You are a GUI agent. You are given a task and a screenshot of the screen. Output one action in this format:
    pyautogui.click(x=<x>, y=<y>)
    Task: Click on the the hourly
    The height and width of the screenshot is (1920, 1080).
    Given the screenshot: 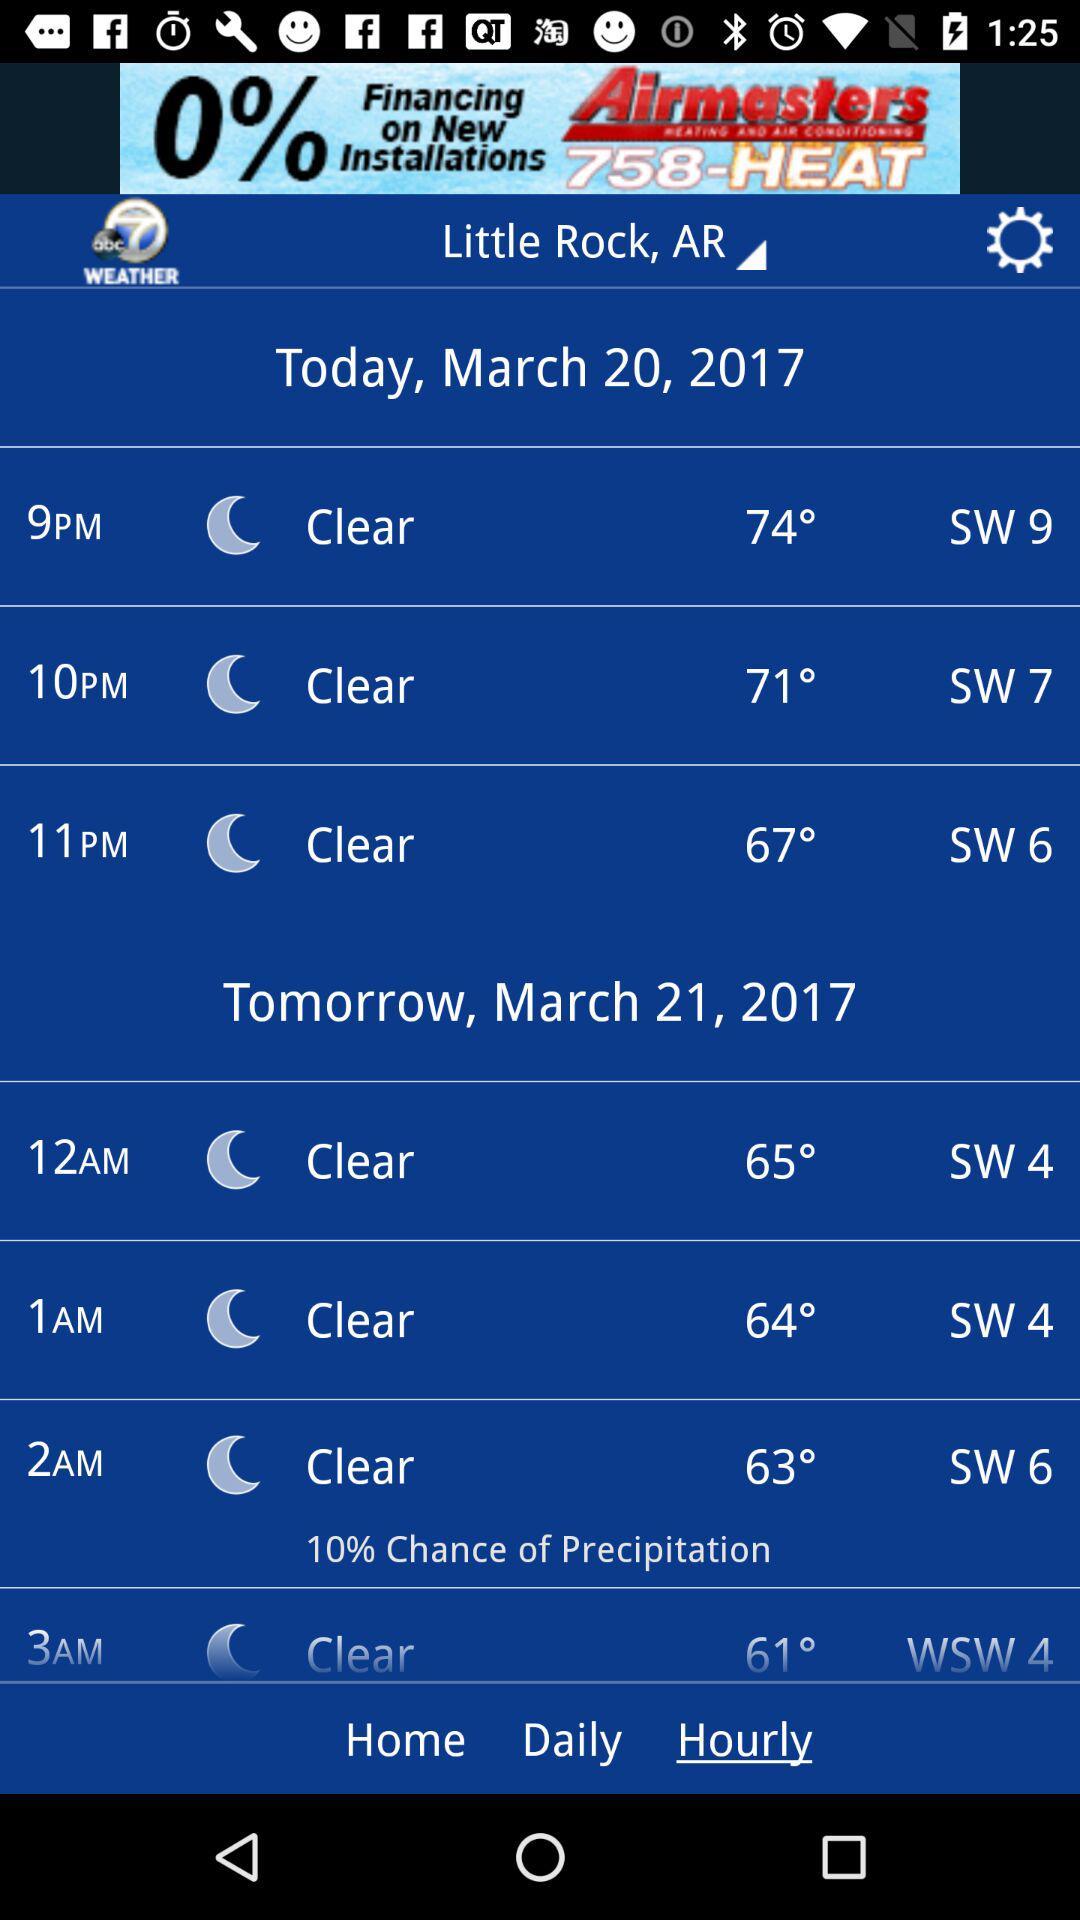 What is the action you would take?
    pyautogui.click(x=744, y=1737)
    